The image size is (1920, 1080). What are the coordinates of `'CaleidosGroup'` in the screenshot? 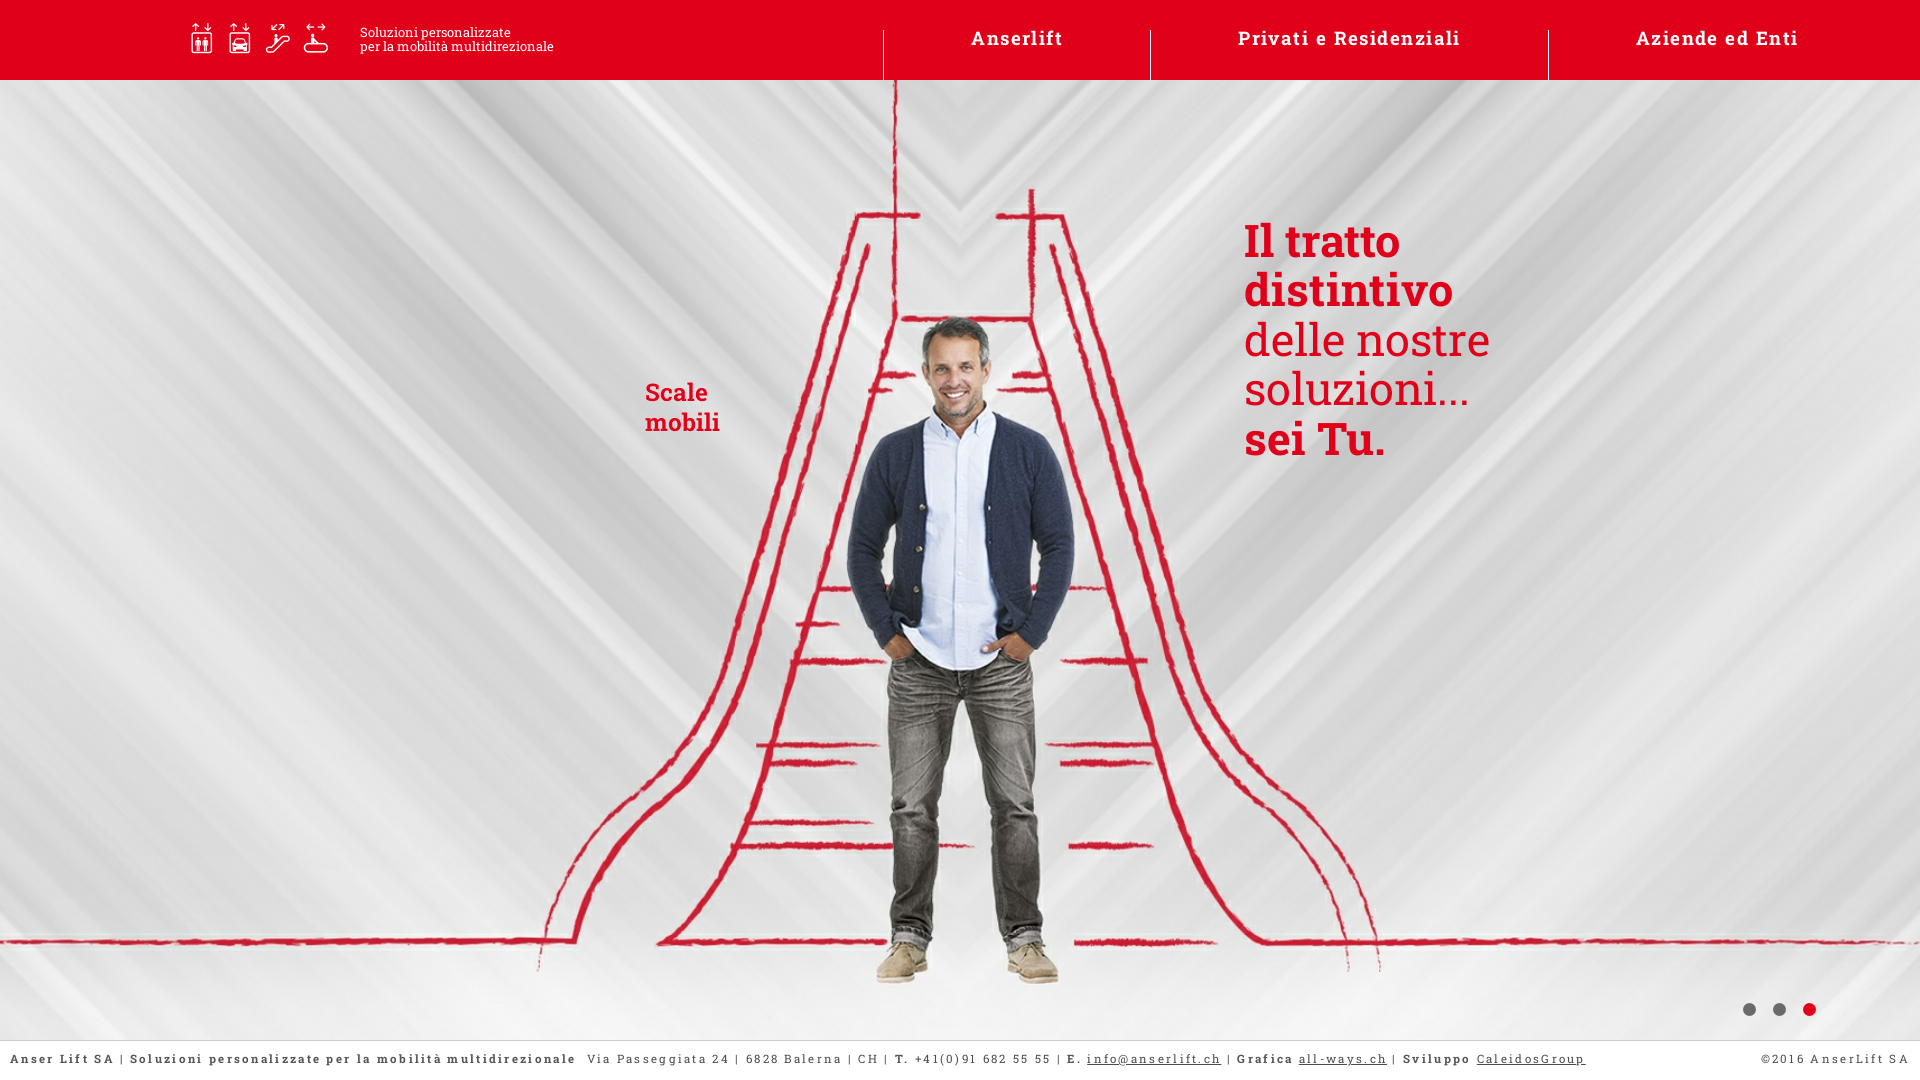 It's located at (1530, 1057).